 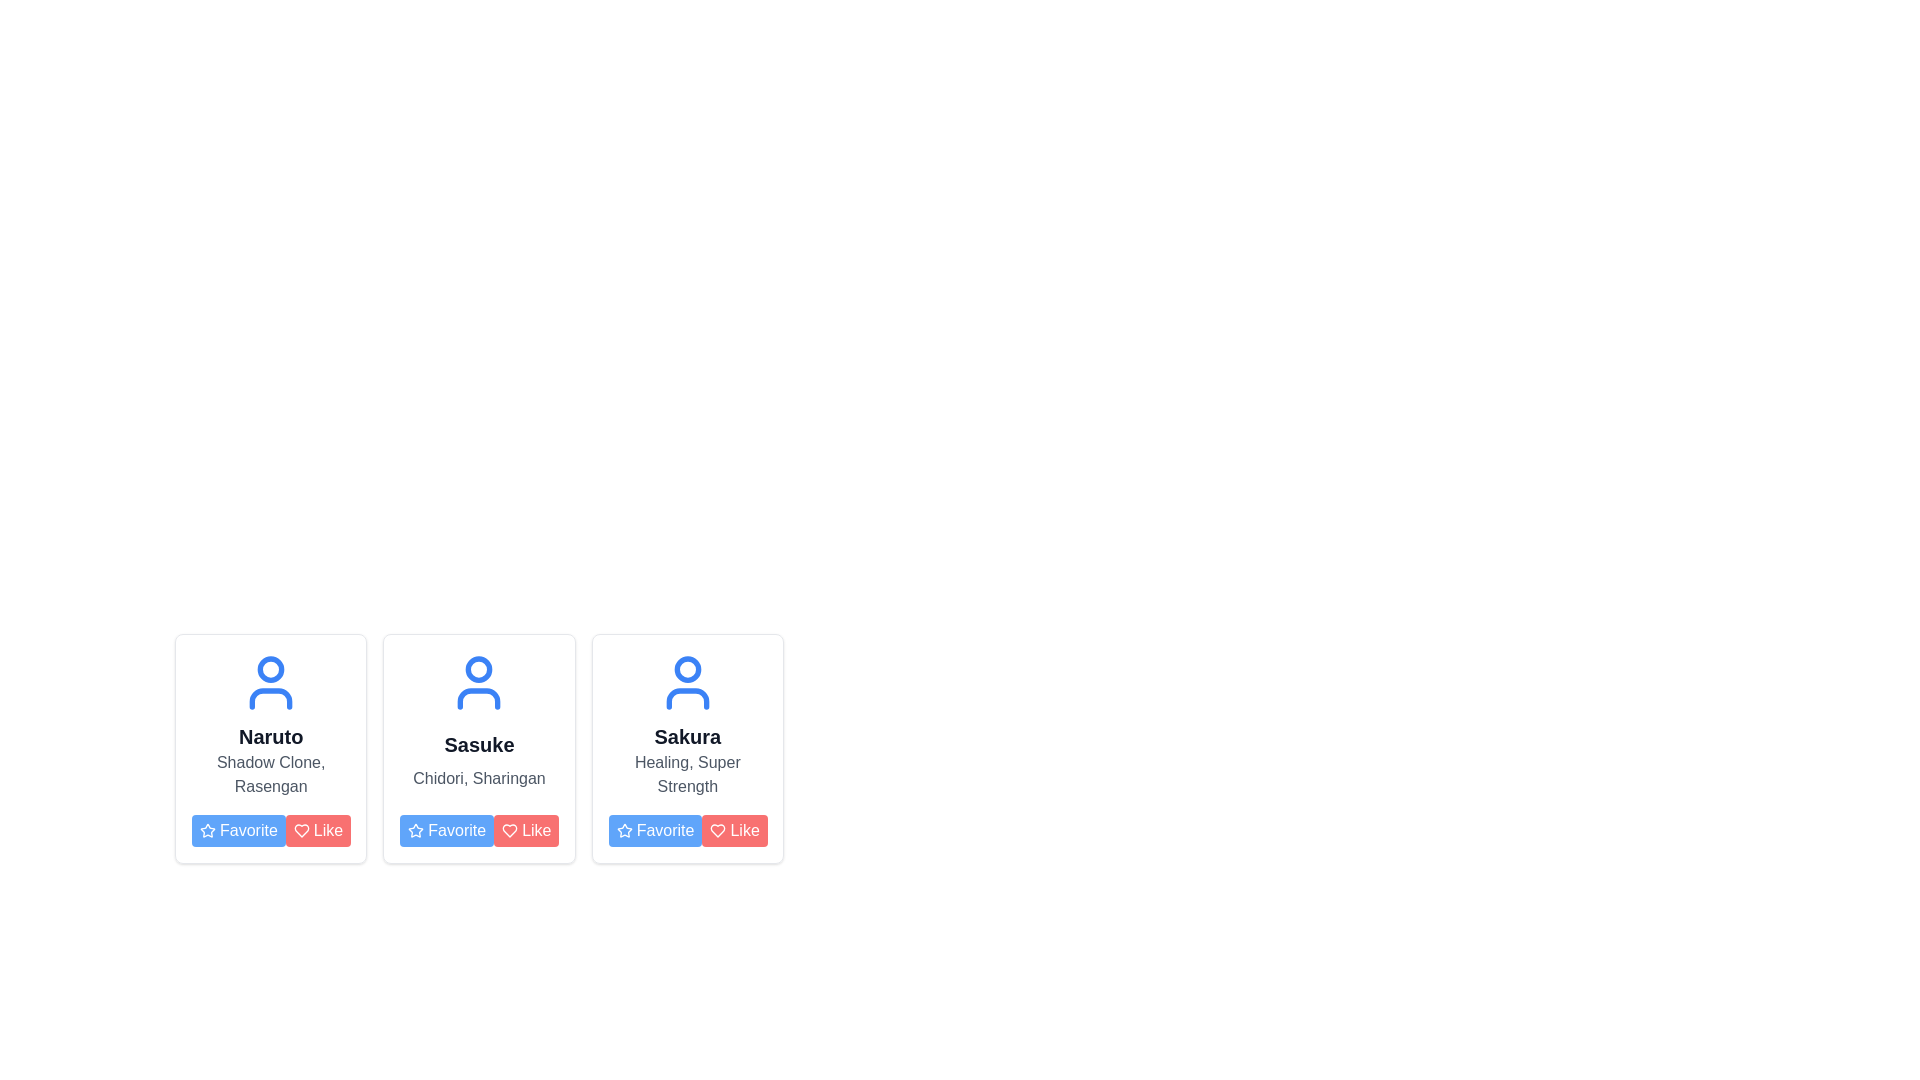 I want to click on the 'Favorite' button with a light blue background and a star icon, located, so click(x=655, y=830).